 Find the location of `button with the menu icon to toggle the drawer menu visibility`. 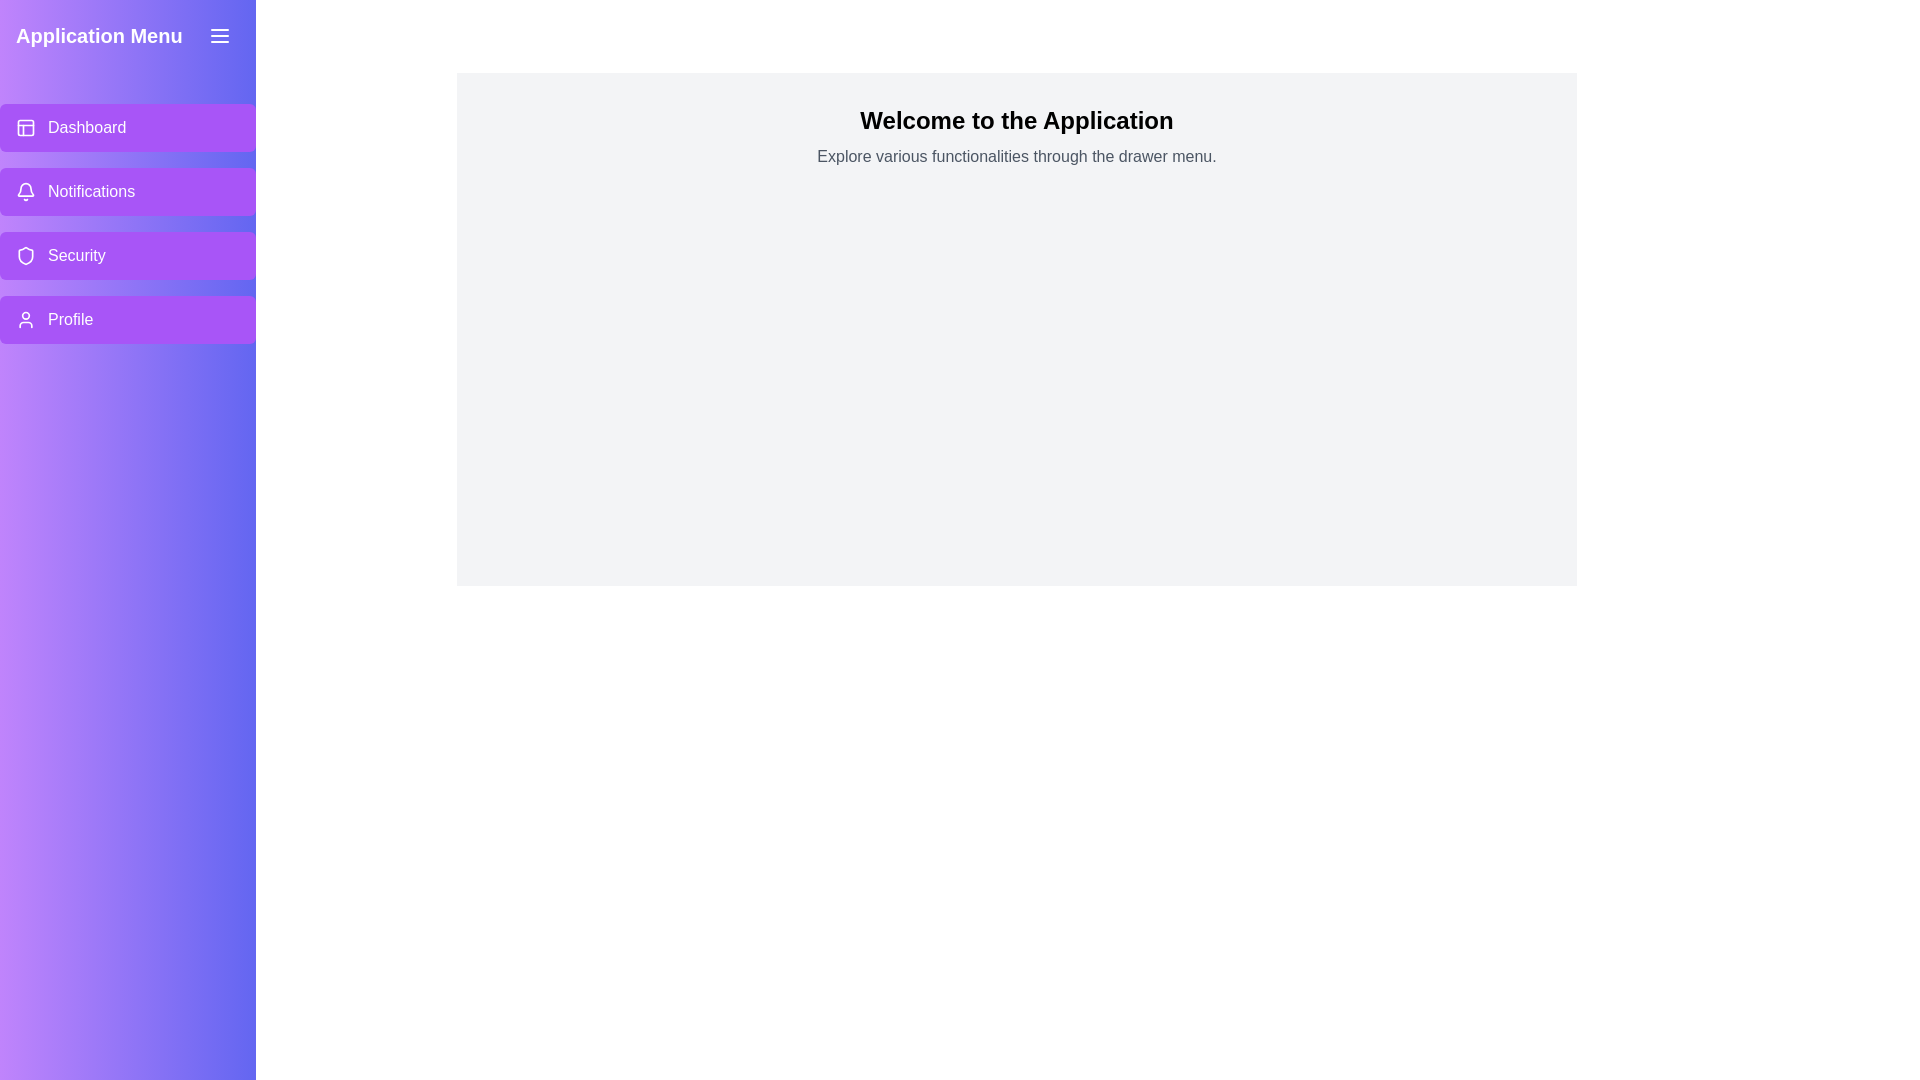

button with the menu icon to toggle the drawer menu visibility is located at coordinates (220, 35).